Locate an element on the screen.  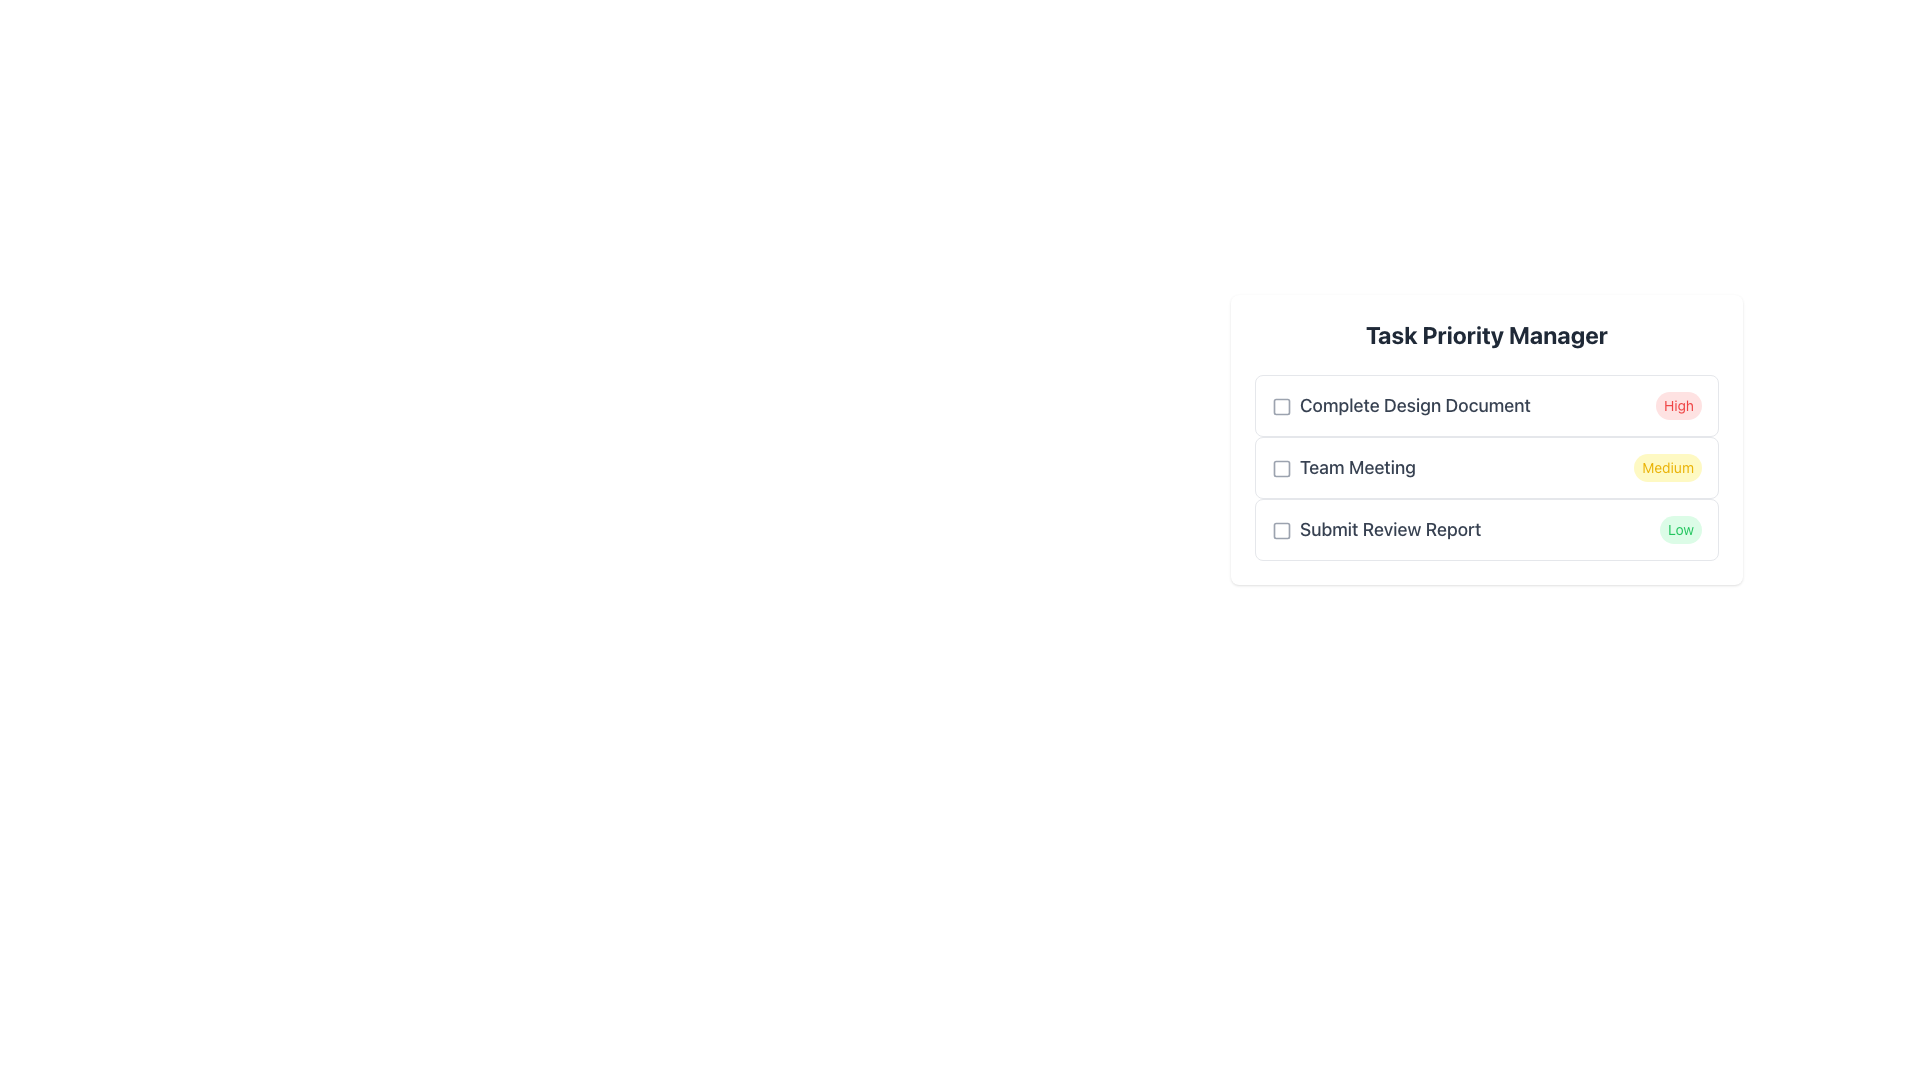
the checkboxes in the Task Priority Manager is located at coordinates (1487, 438).